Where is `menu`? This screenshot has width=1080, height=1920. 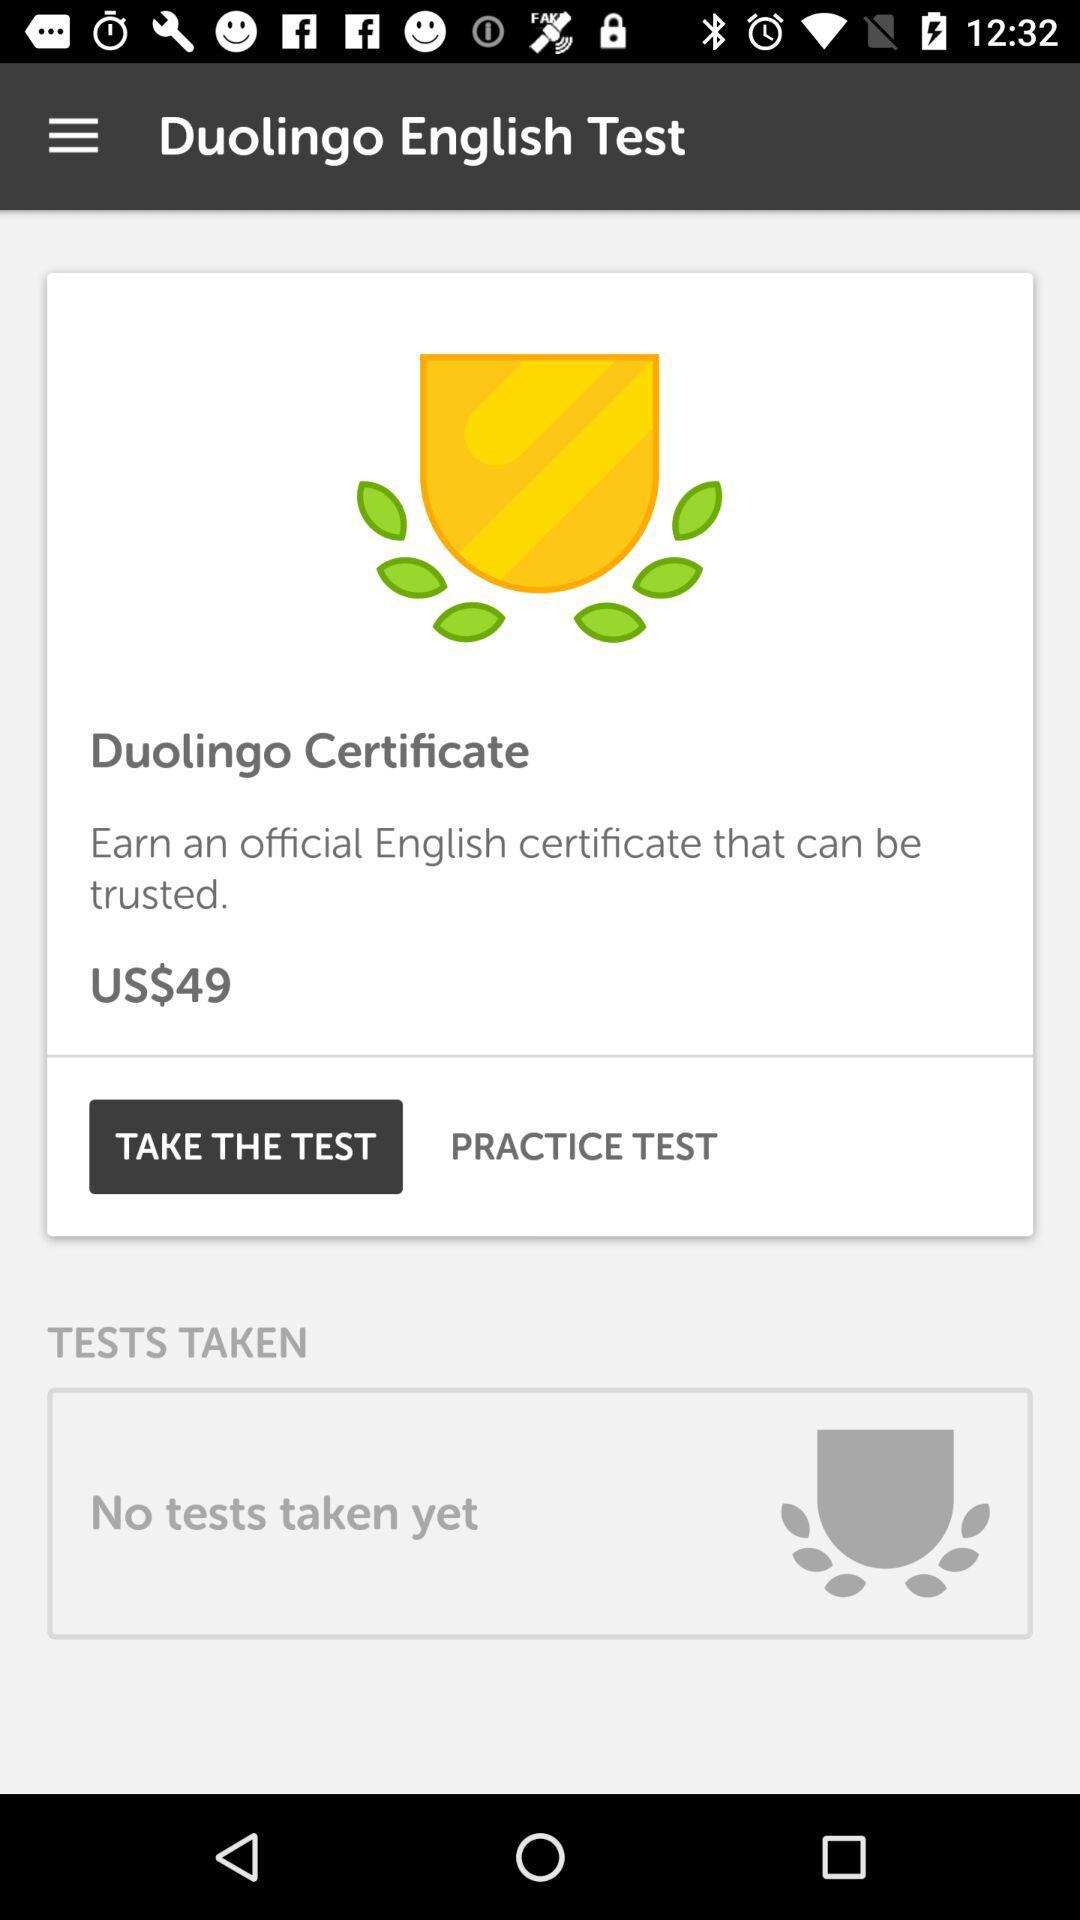 menu is located at coordinates (72, 135).